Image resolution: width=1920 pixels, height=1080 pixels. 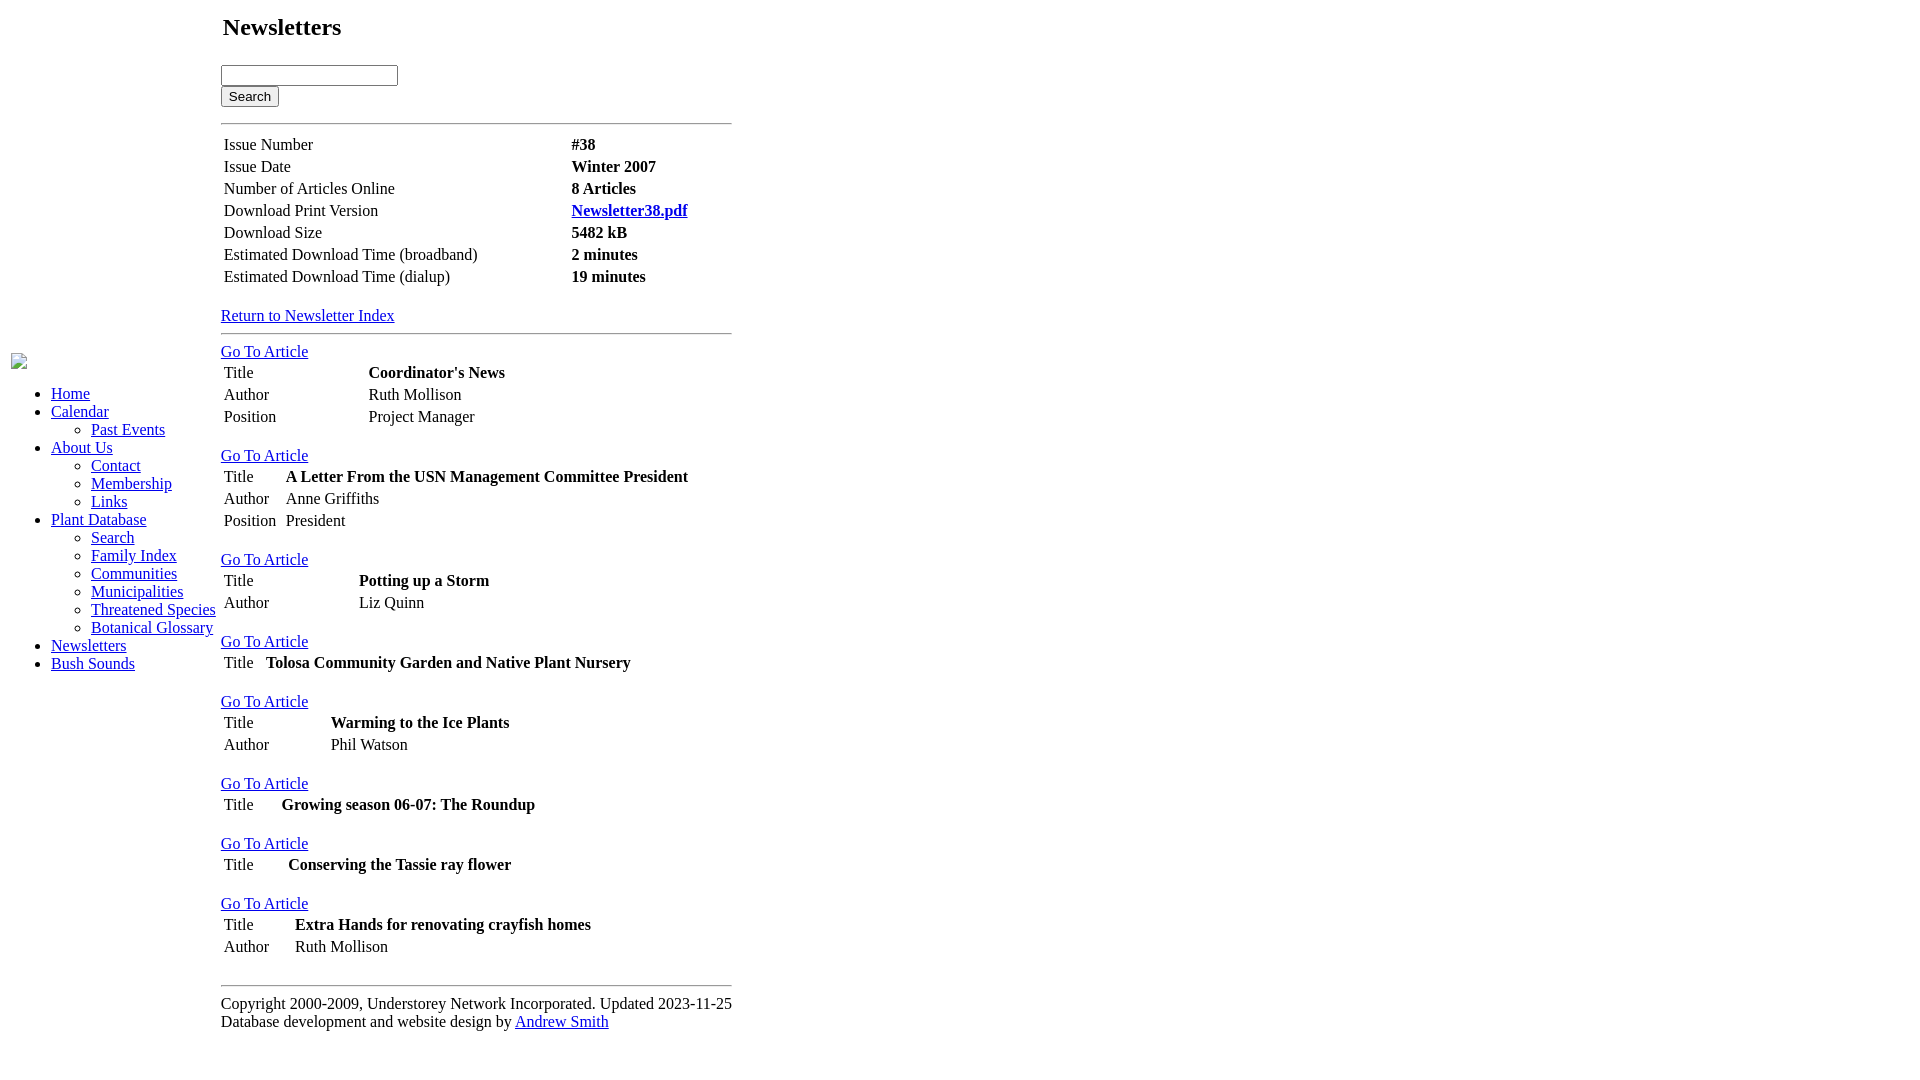 I want to click on 'Newsletters', so click(x=88, y=645).